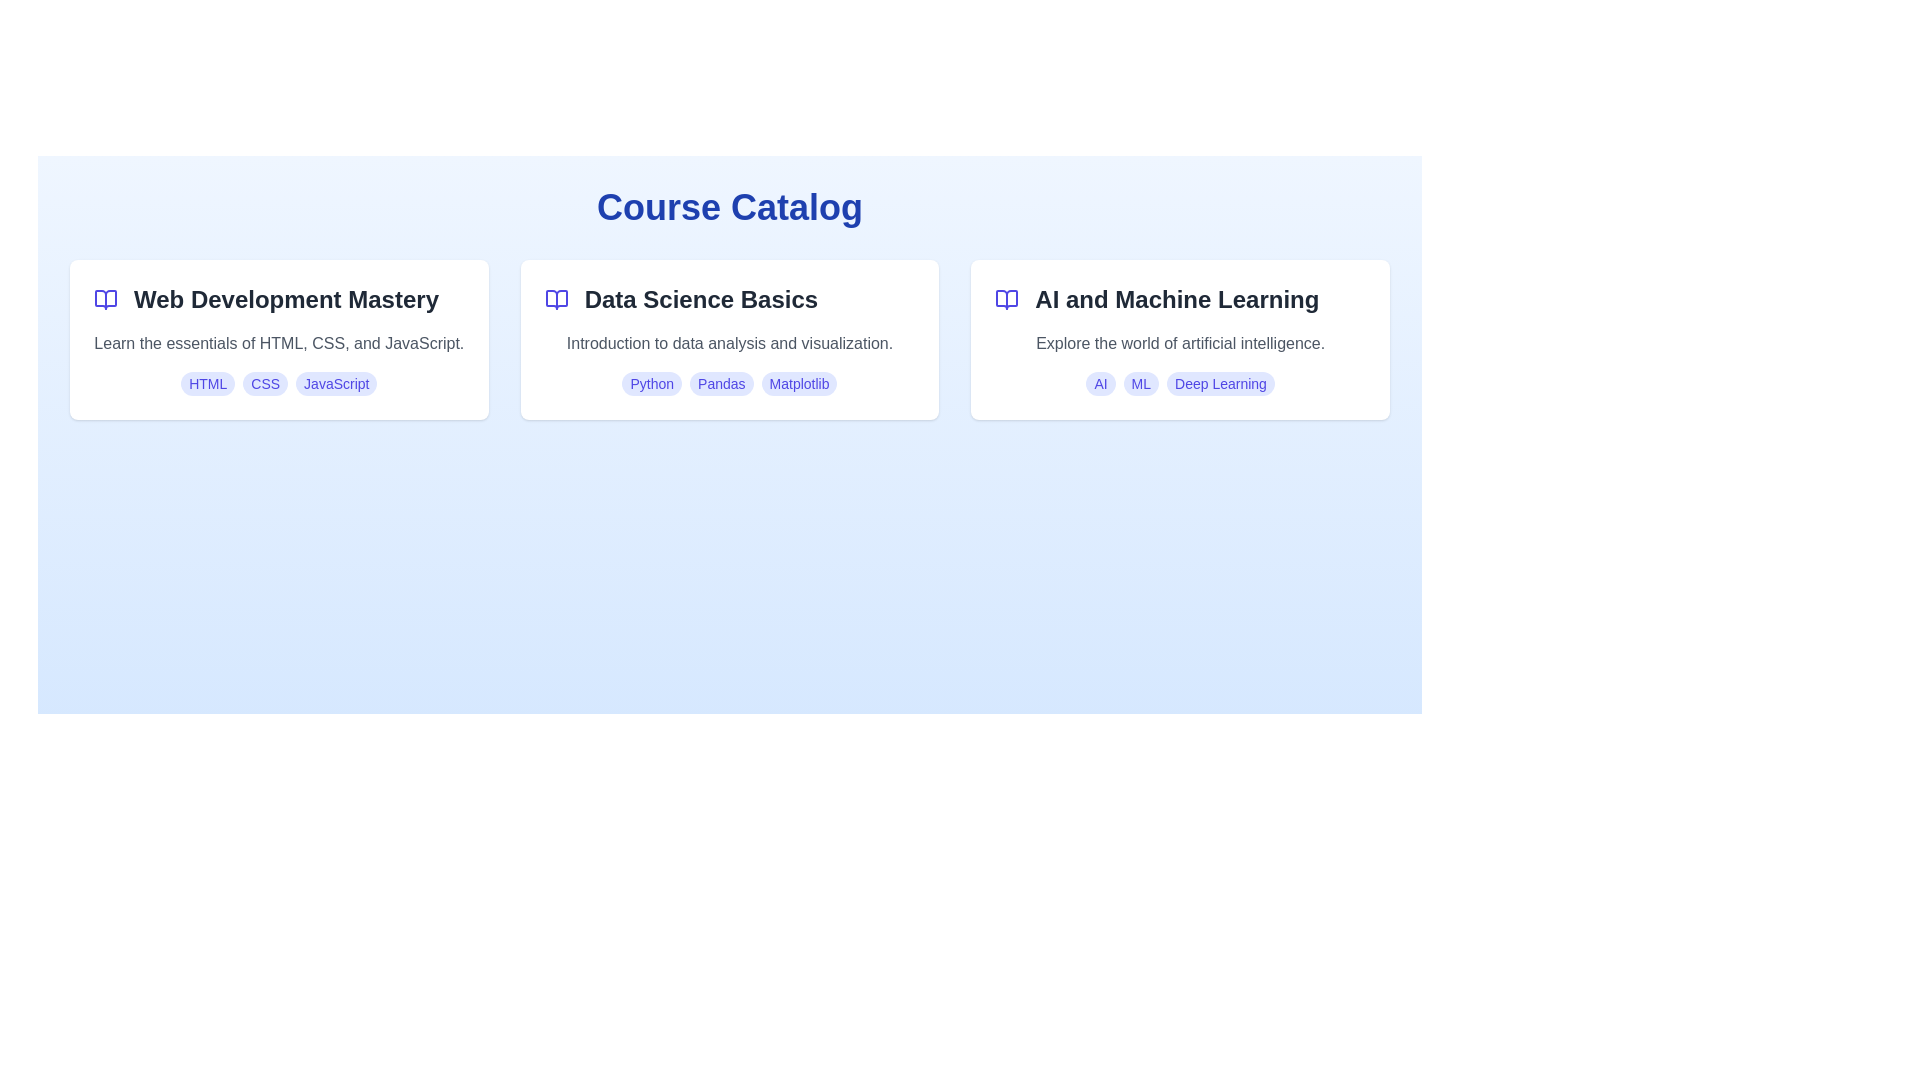  Describe the element at coordinates (336, 384) in the screenshot. I see `the pill-shaped tag with the text 'JavaScript', which is the third tag in a horizontal row of technology tags within the 'Web Development Mastery' section` at that location.